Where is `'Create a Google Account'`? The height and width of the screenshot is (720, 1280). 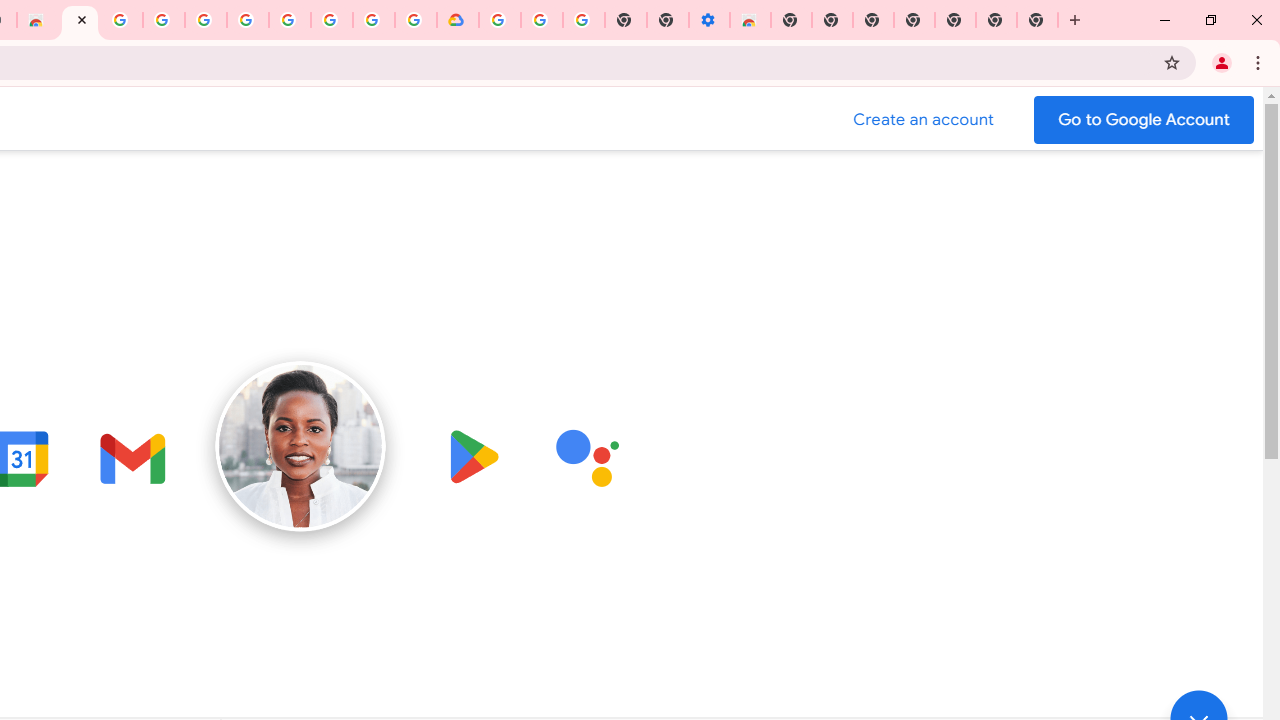
'Create a Google Account' is located at coordinates (923, 119).